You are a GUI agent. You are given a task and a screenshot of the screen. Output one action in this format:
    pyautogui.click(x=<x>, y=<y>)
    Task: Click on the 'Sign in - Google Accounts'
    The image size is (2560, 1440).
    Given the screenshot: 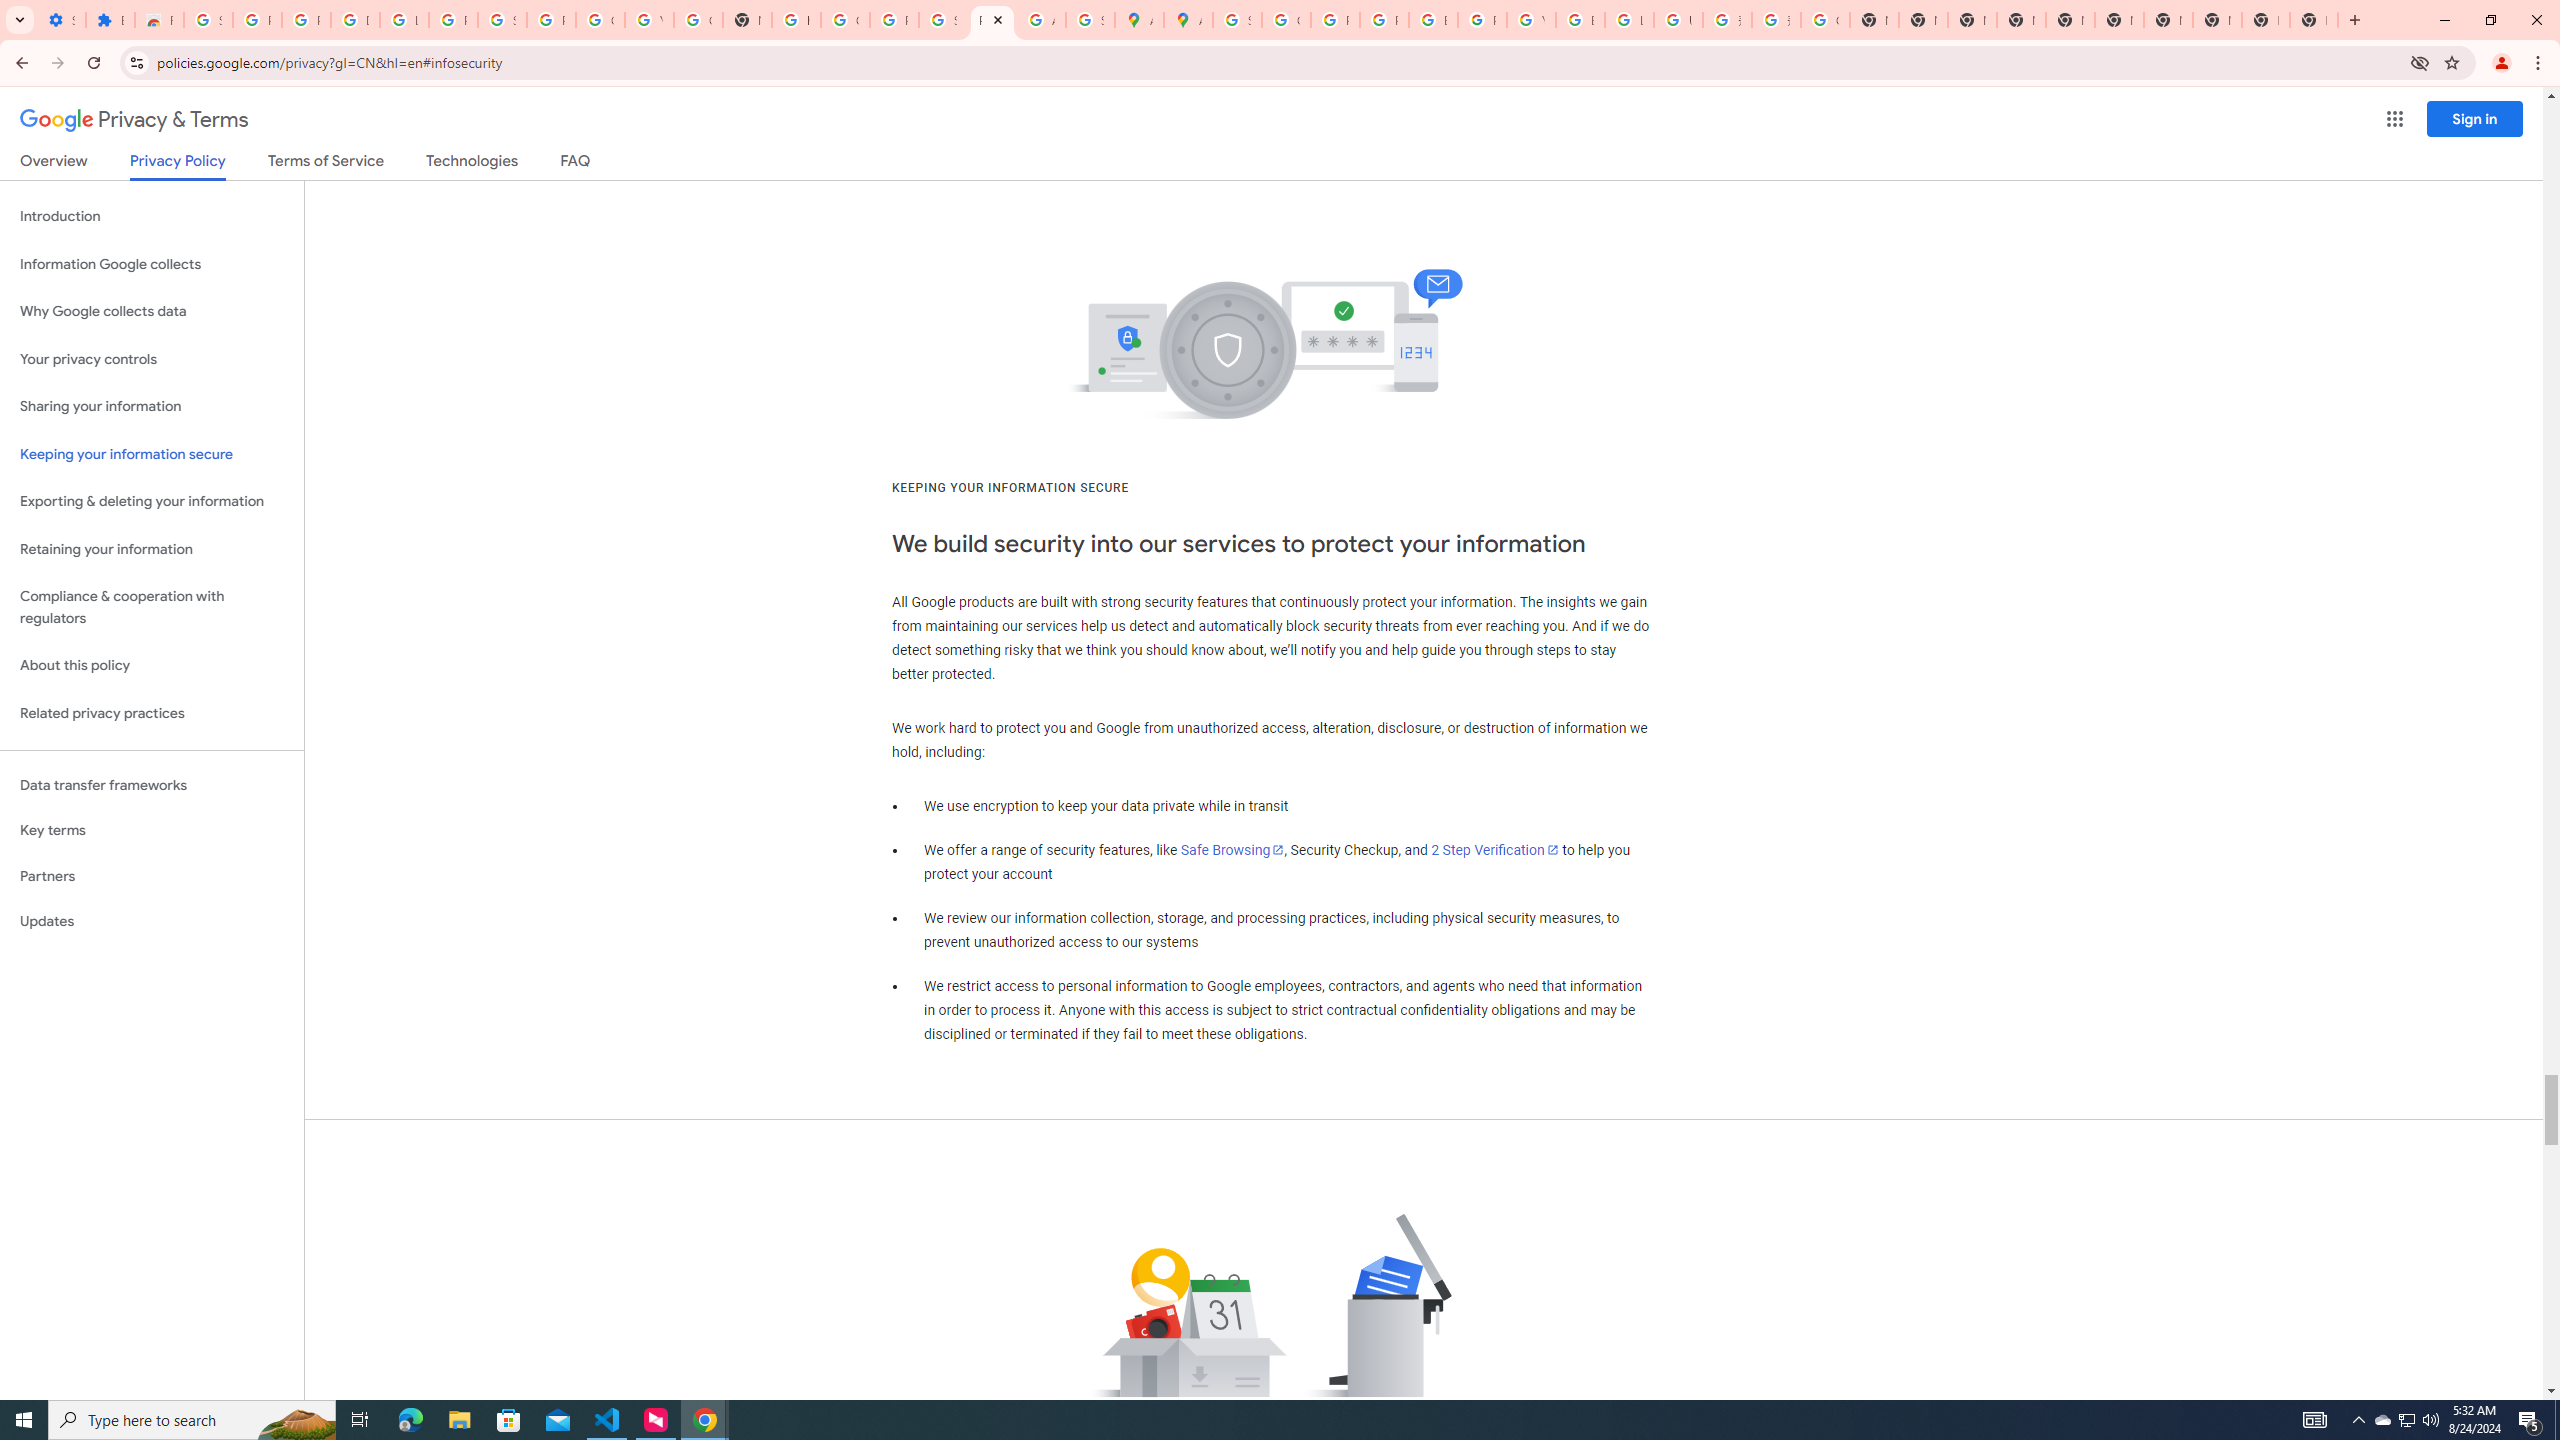 What is the action you would take?
    pyautogui.click(x=207, y=19)
    